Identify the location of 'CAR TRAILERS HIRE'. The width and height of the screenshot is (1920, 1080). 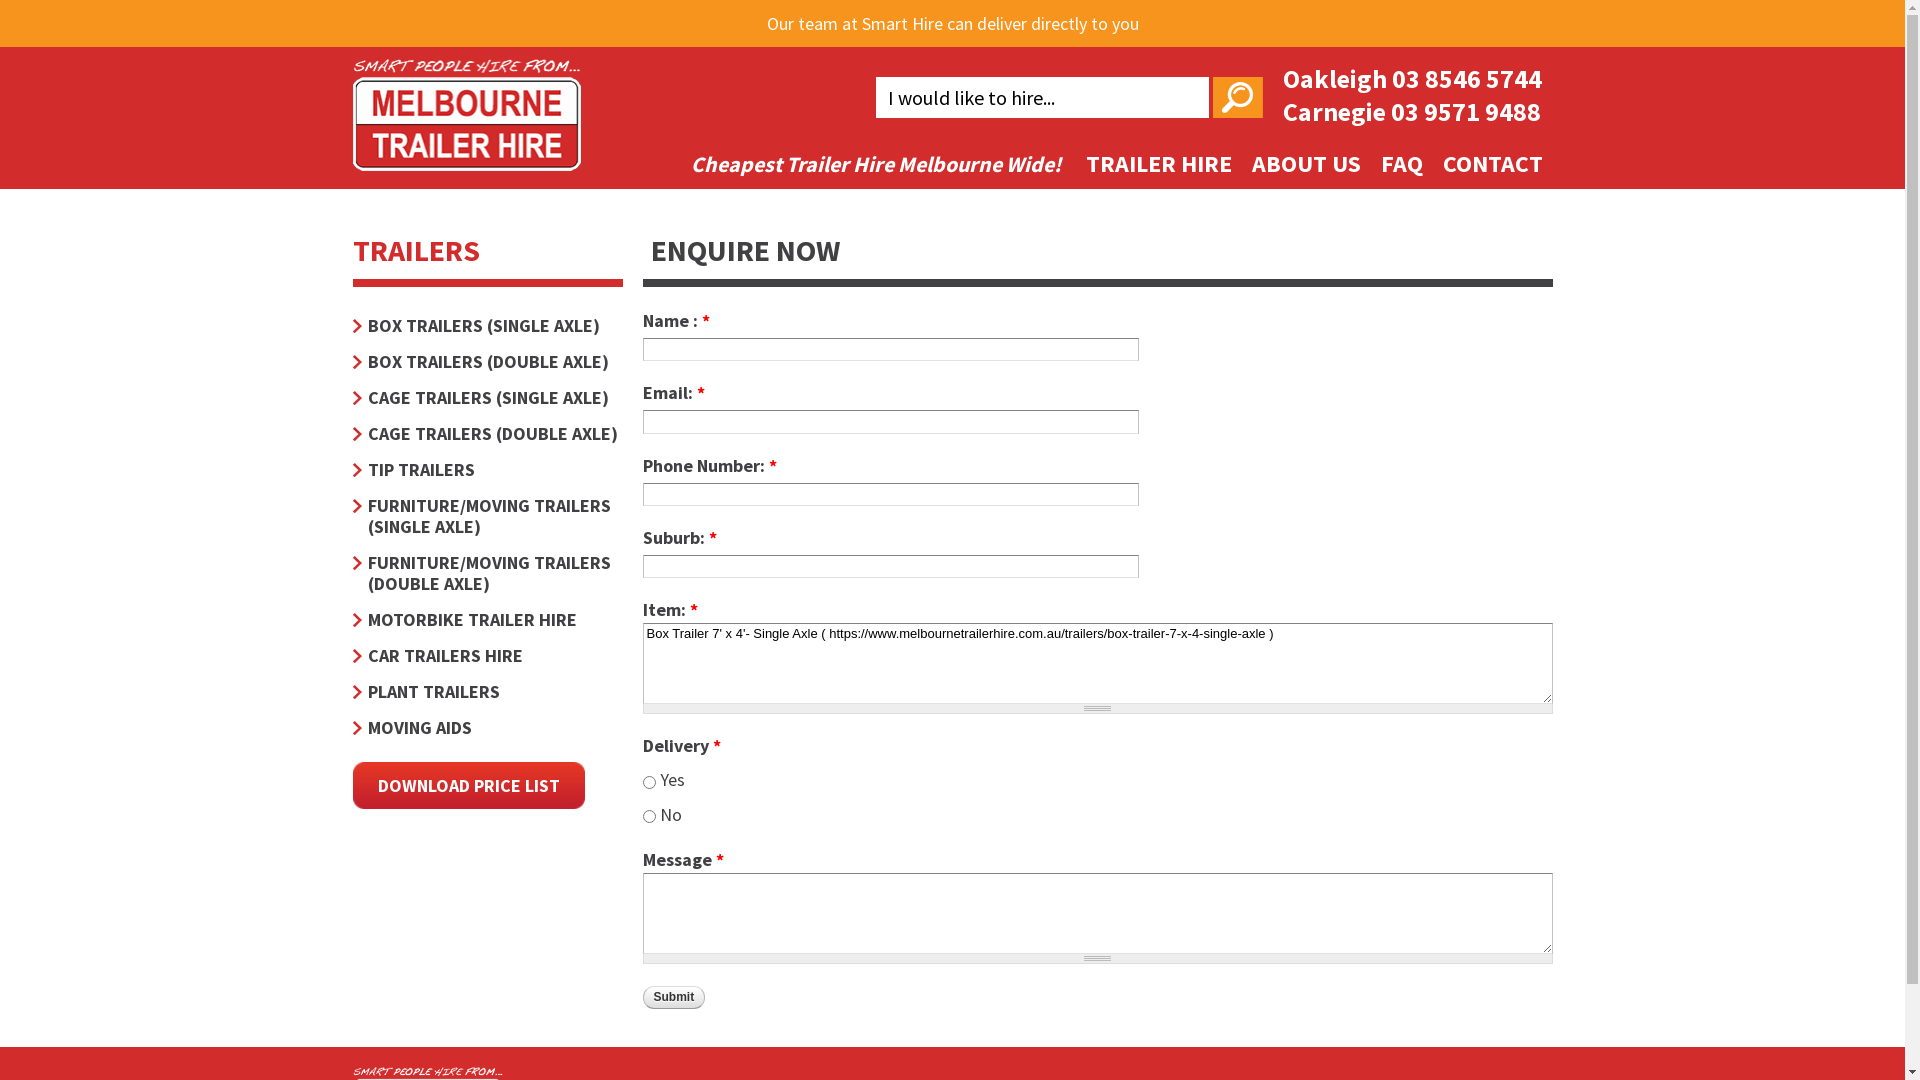
(486, 655).